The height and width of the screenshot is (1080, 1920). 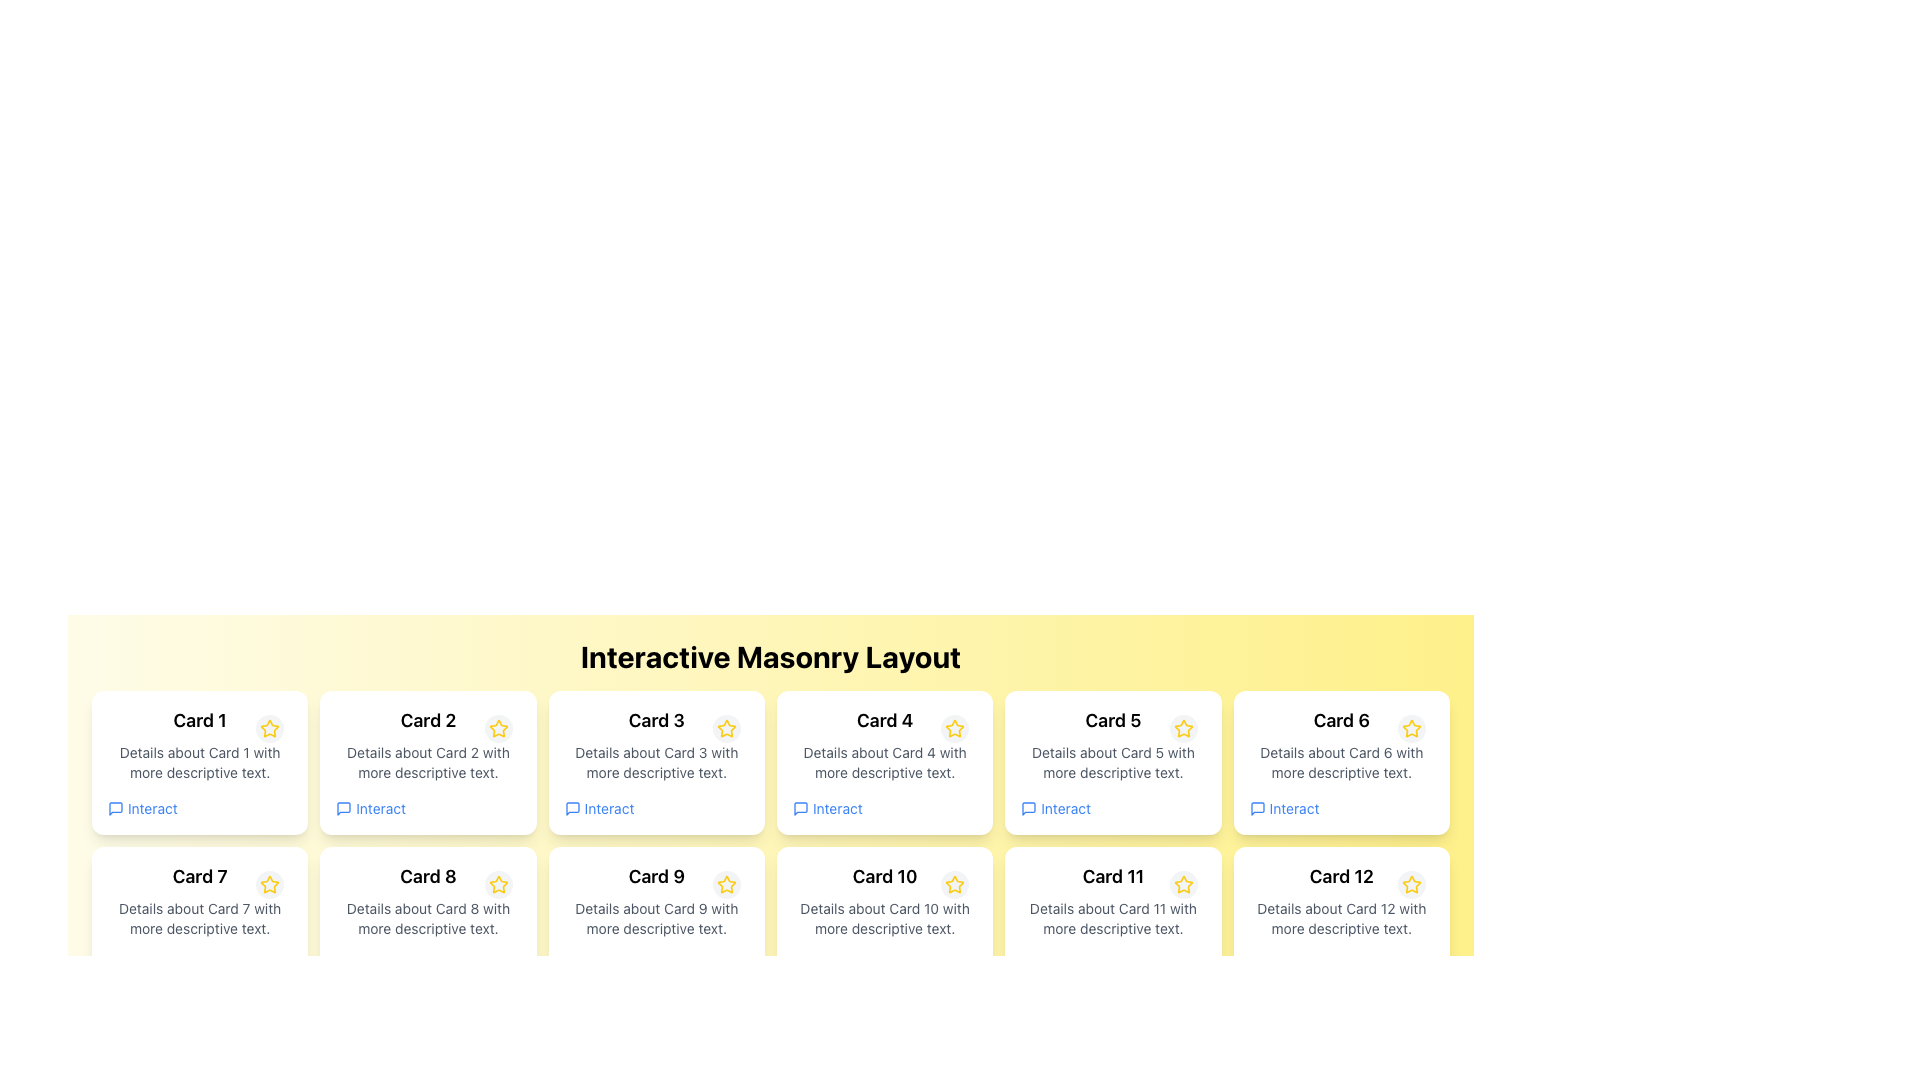 I want to click on the text display that reads 'Details about Card 10 with more descriptive text.' which is located centrally within the card labeled 'Card 10', so click(x=884, y=918).